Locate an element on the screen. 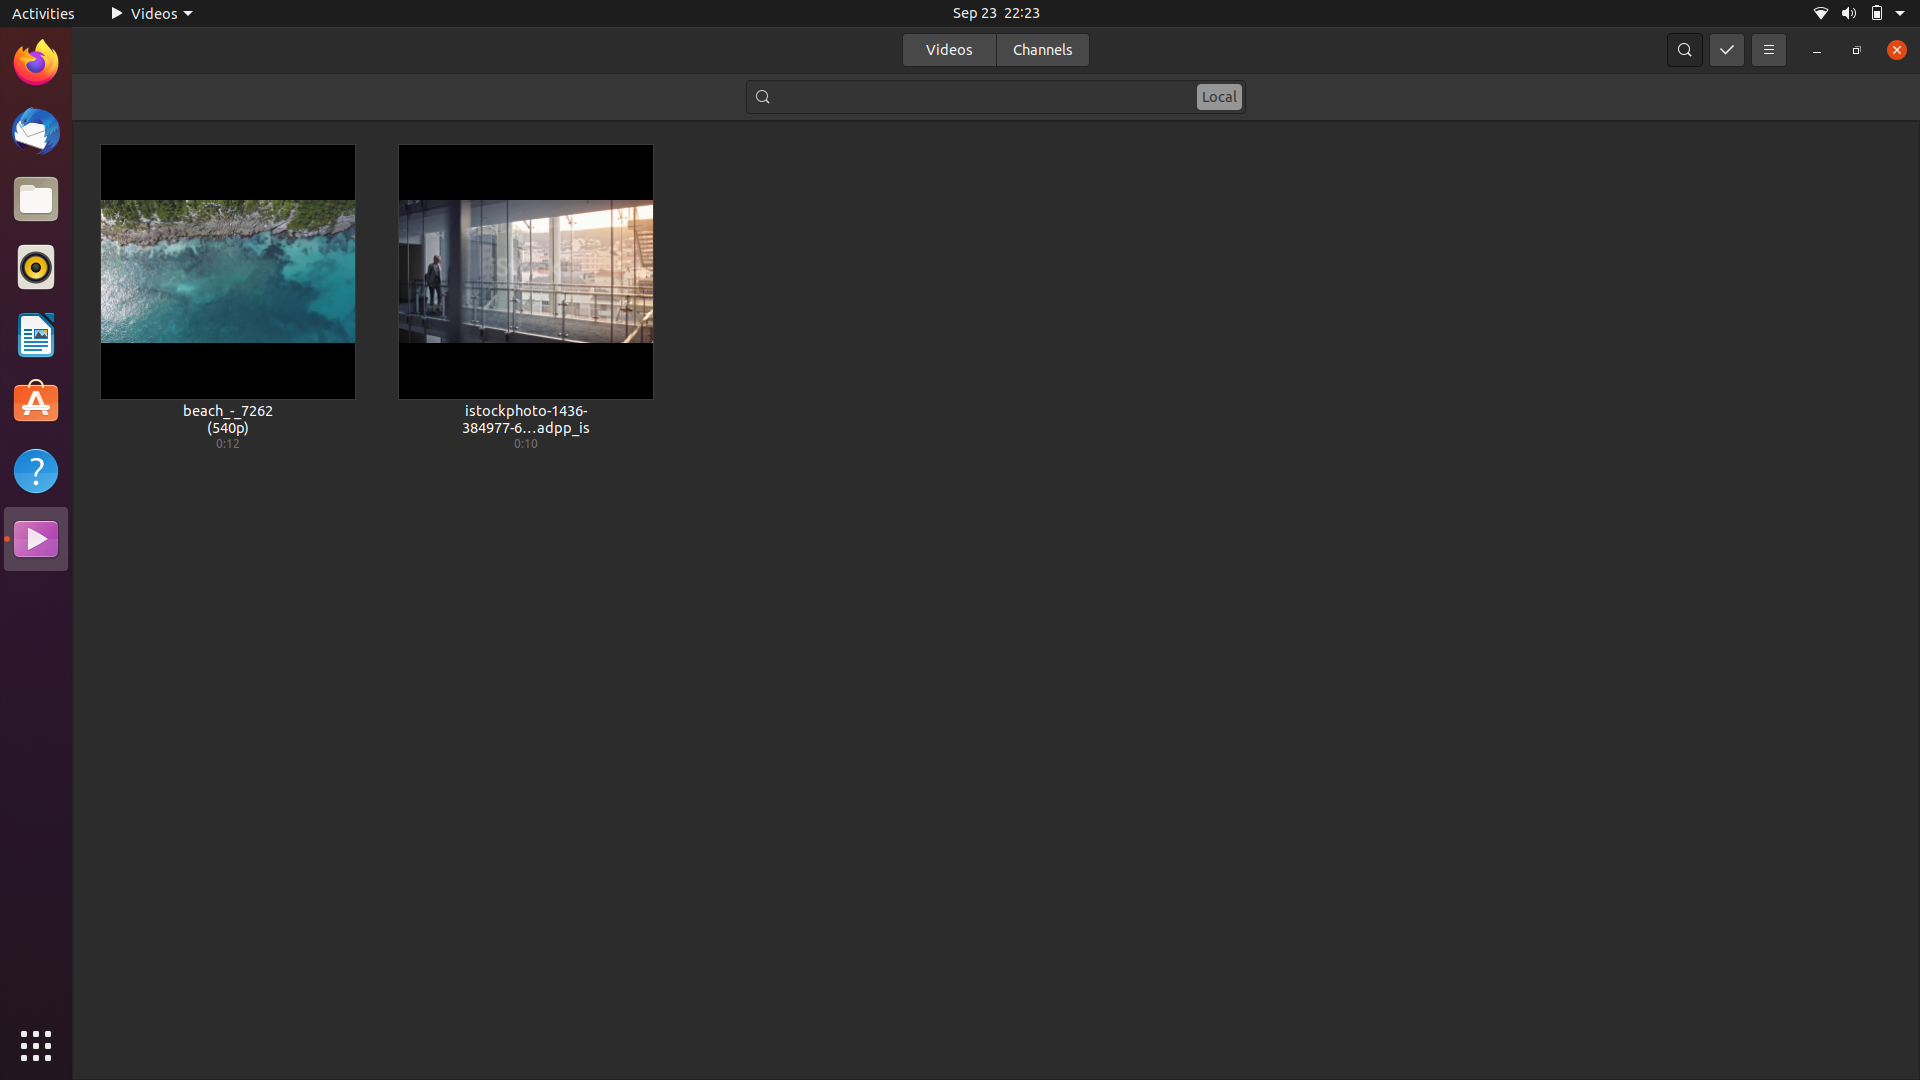  Search for a specific channel in the search bar is located at coordinates (996, 95).